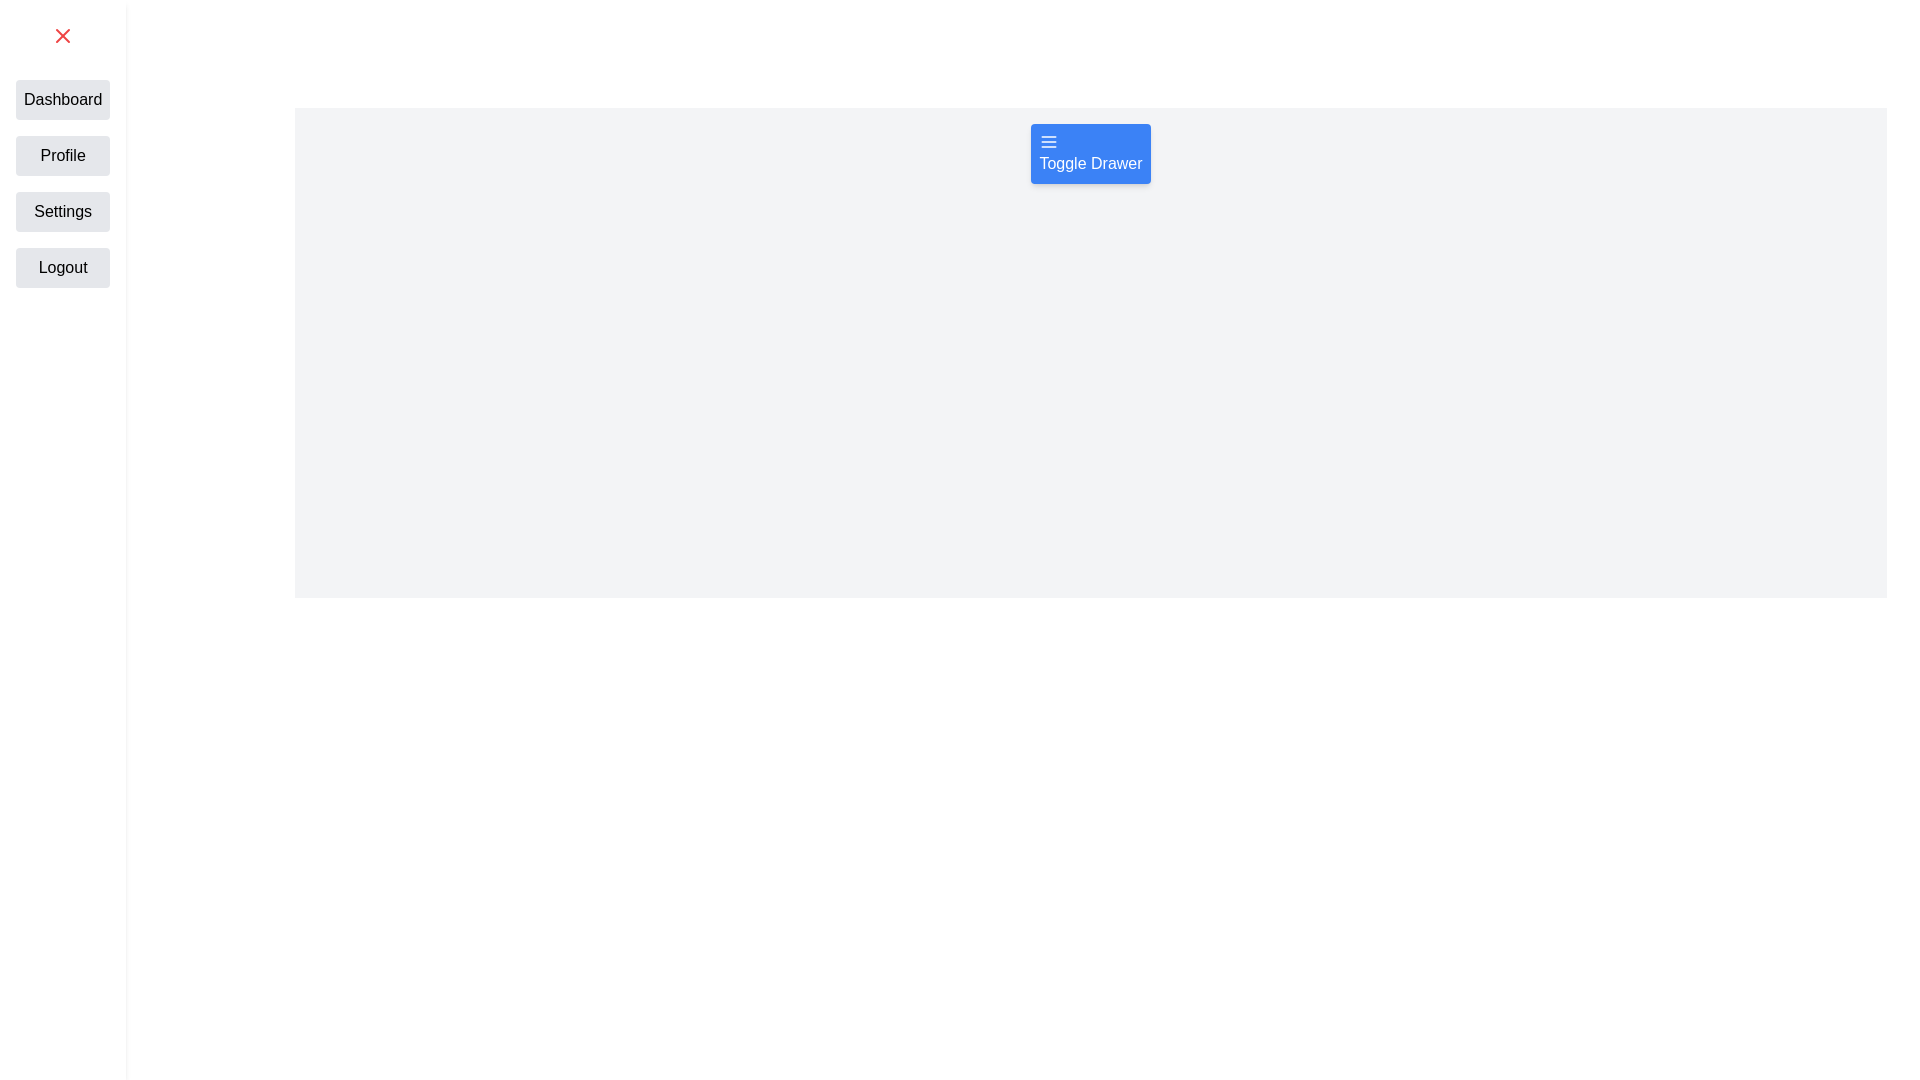 Image resolution: width=1920 pixels, height=1080 pixels. What do you see at coordinates (62, 154) in the screenshot?
I see `the button labeled Profile` at bounding box center [62, 154].